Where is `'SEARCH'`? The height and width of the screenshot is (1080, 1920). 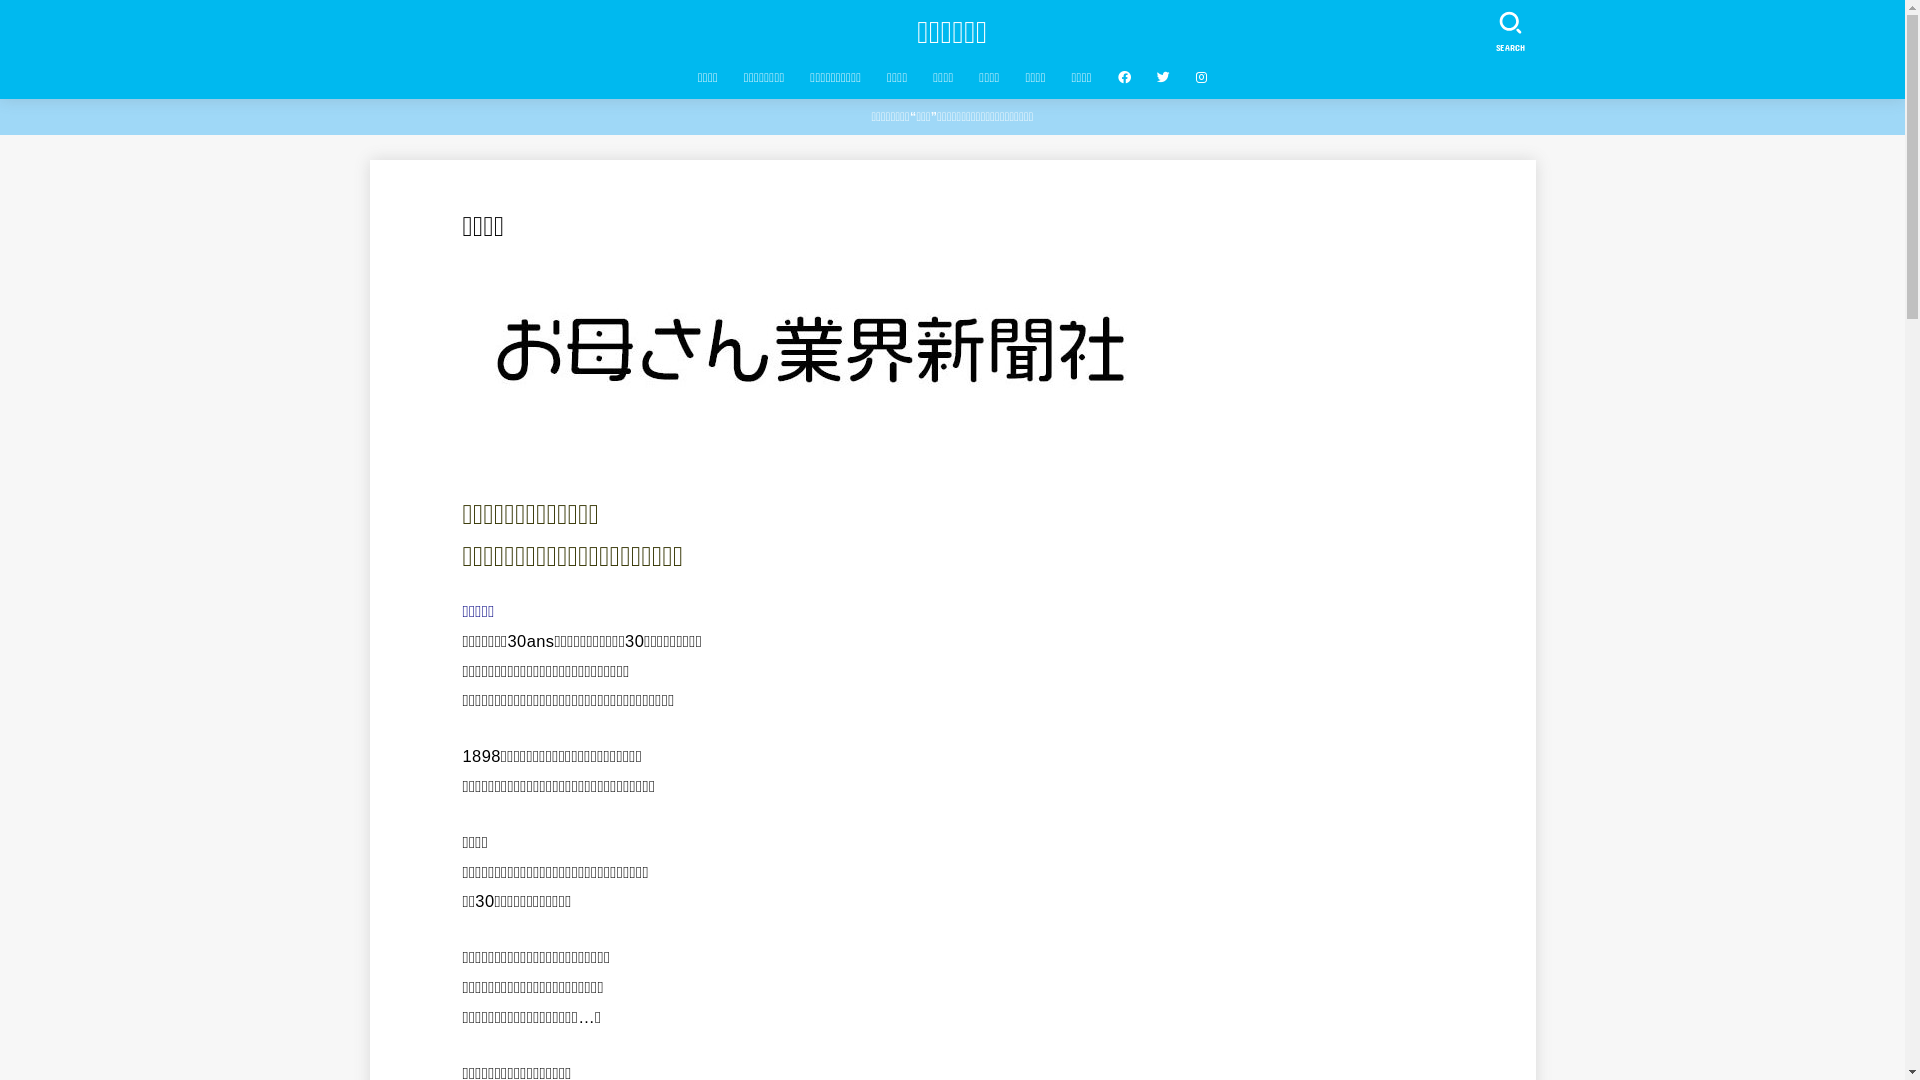
'SEARCH' is located at coordinates (1508, 27).